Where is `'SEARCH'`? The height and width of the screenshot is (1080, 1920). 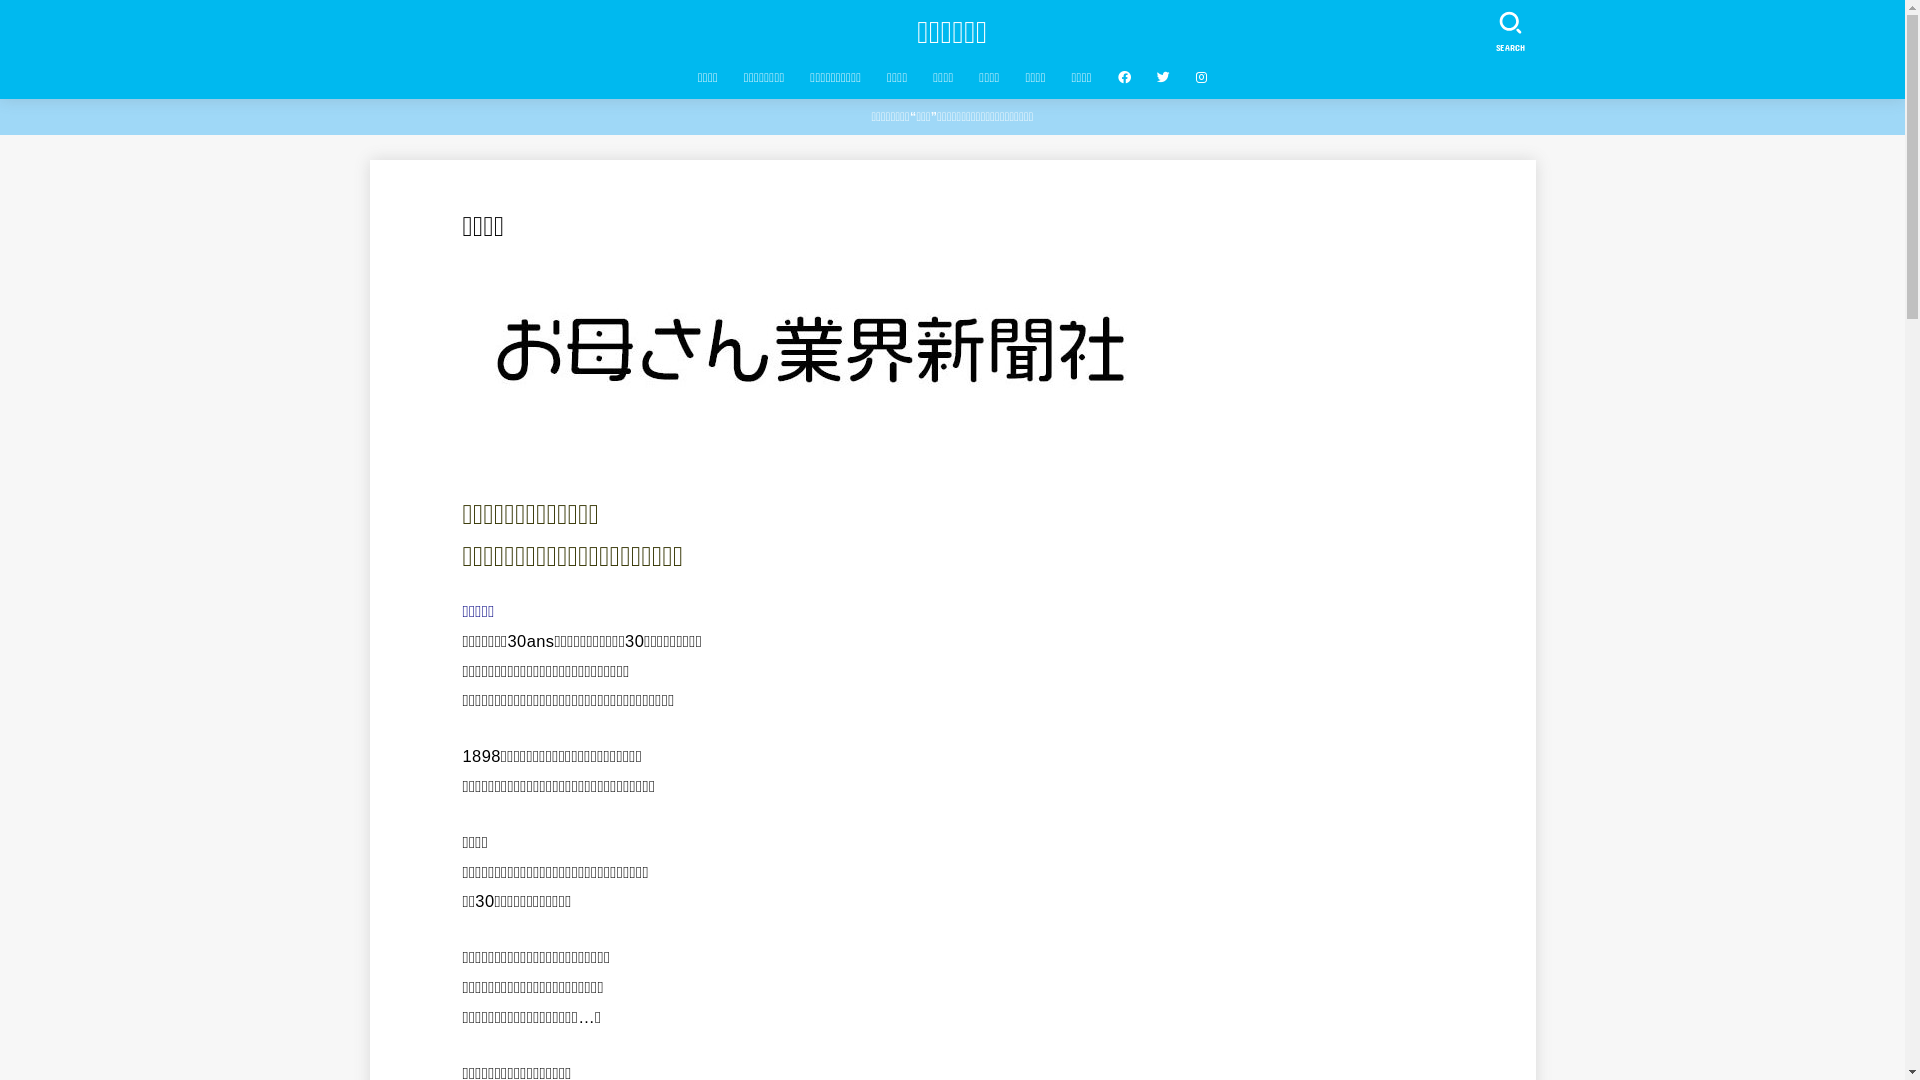
'SEARCH' is located at coordinates (1508, 27).